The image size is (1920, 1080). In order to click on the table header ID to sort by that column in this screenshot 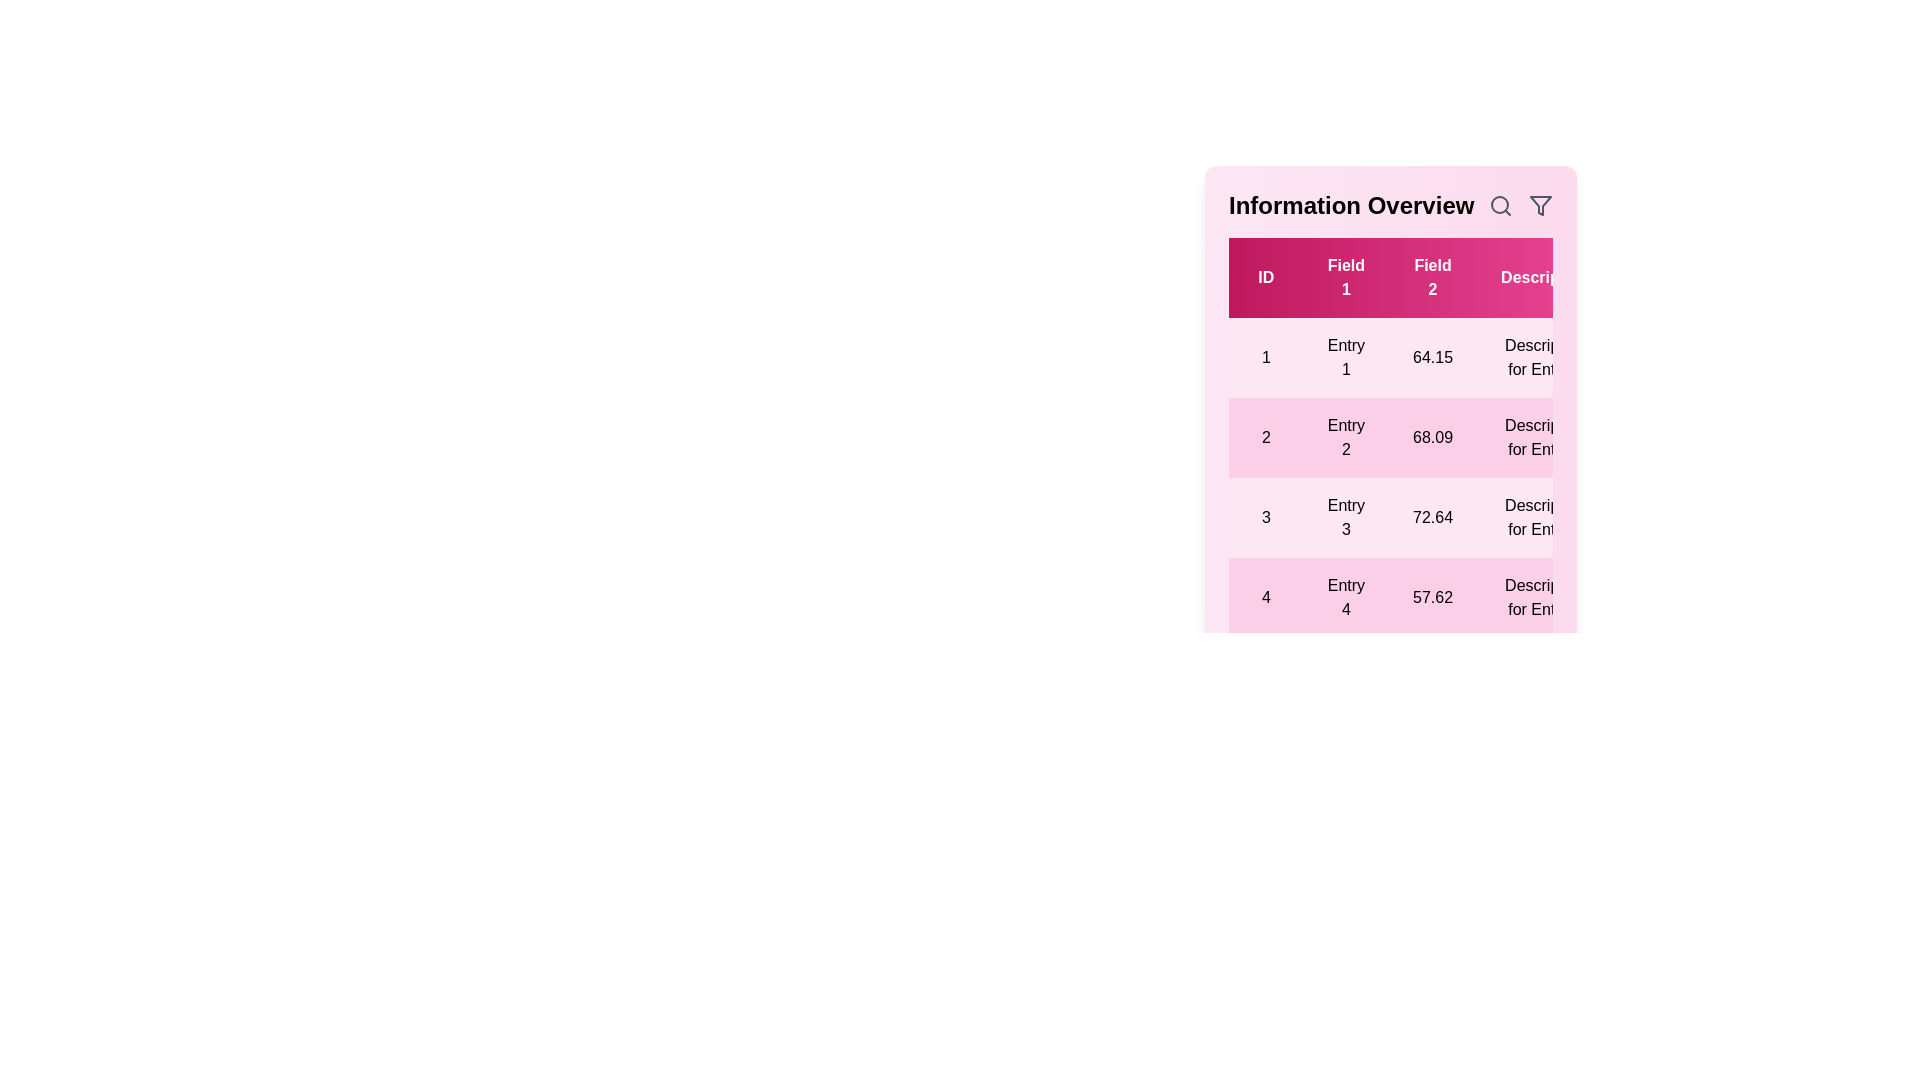, I will do `click(1265, 277)`.